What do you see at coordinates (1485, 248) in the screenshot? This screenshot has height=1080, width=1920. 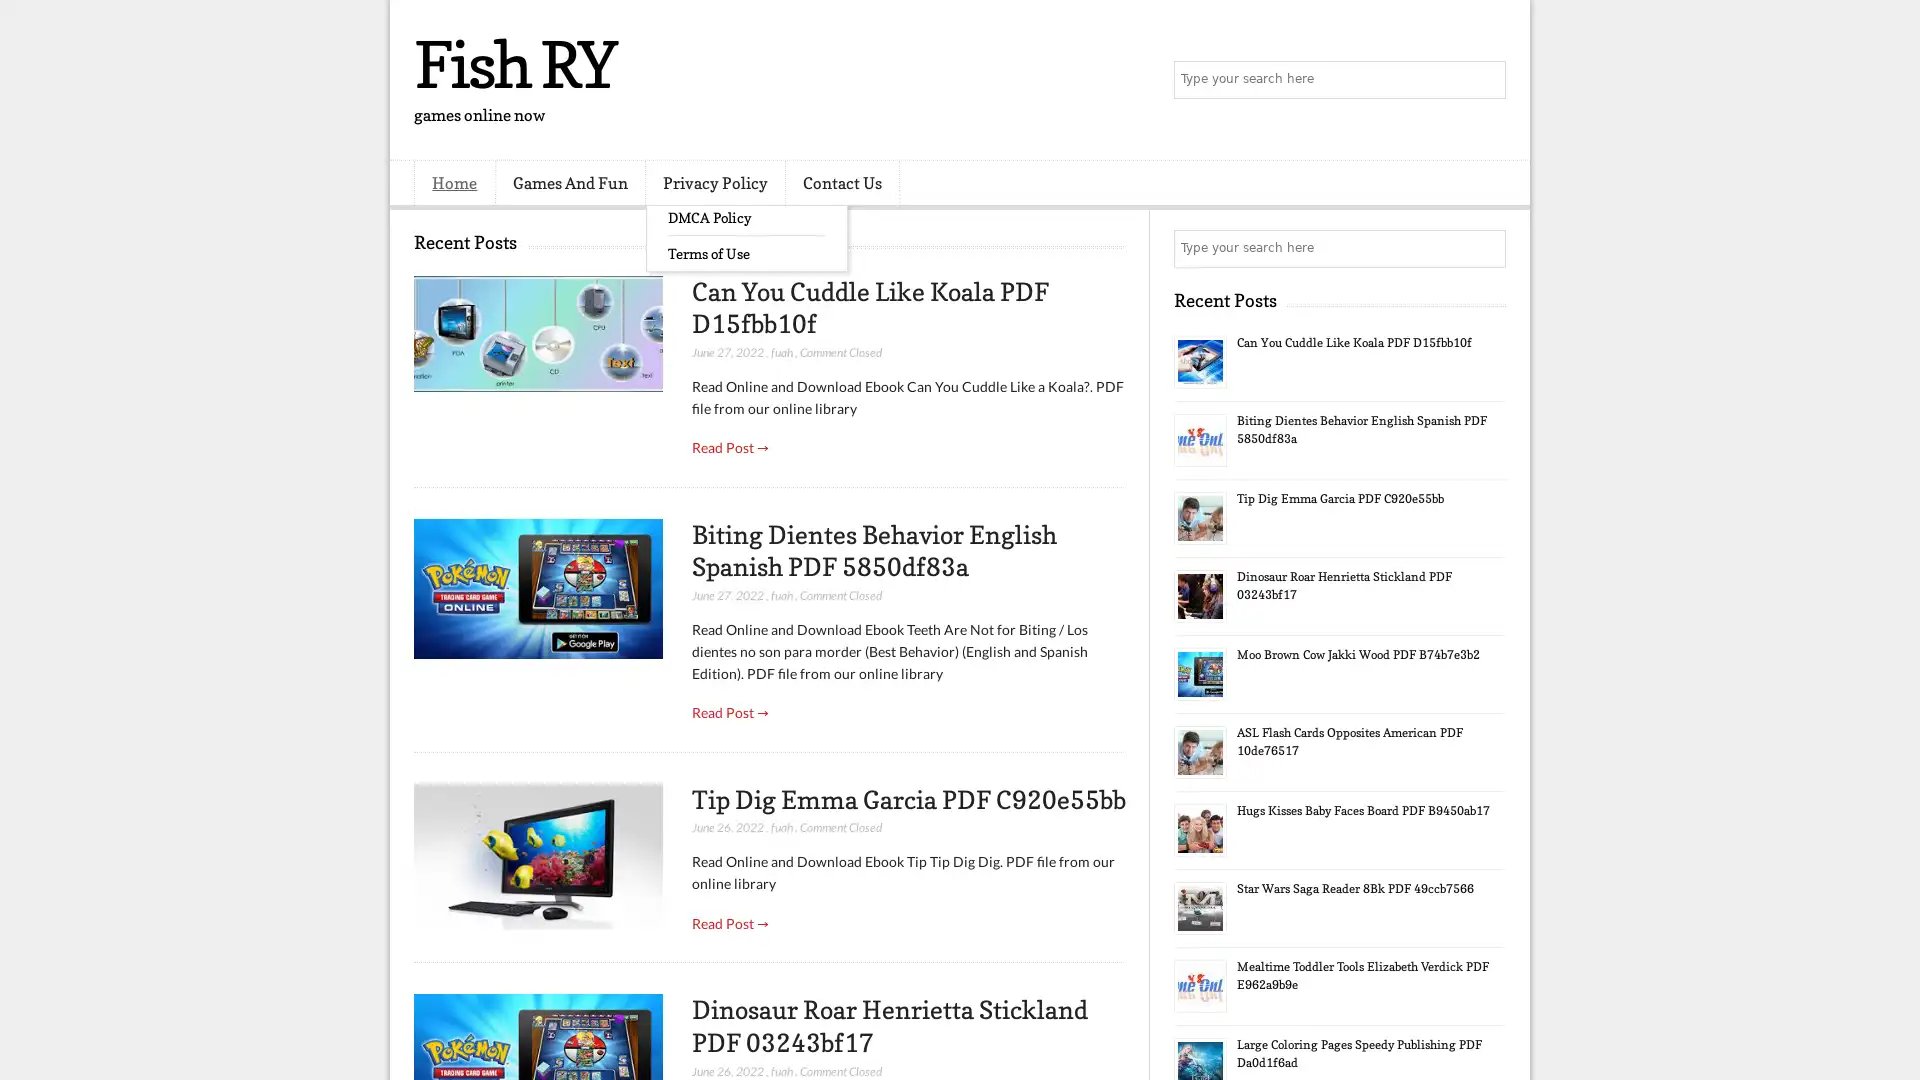 I see `Search` at bounding box center [1485, 248].